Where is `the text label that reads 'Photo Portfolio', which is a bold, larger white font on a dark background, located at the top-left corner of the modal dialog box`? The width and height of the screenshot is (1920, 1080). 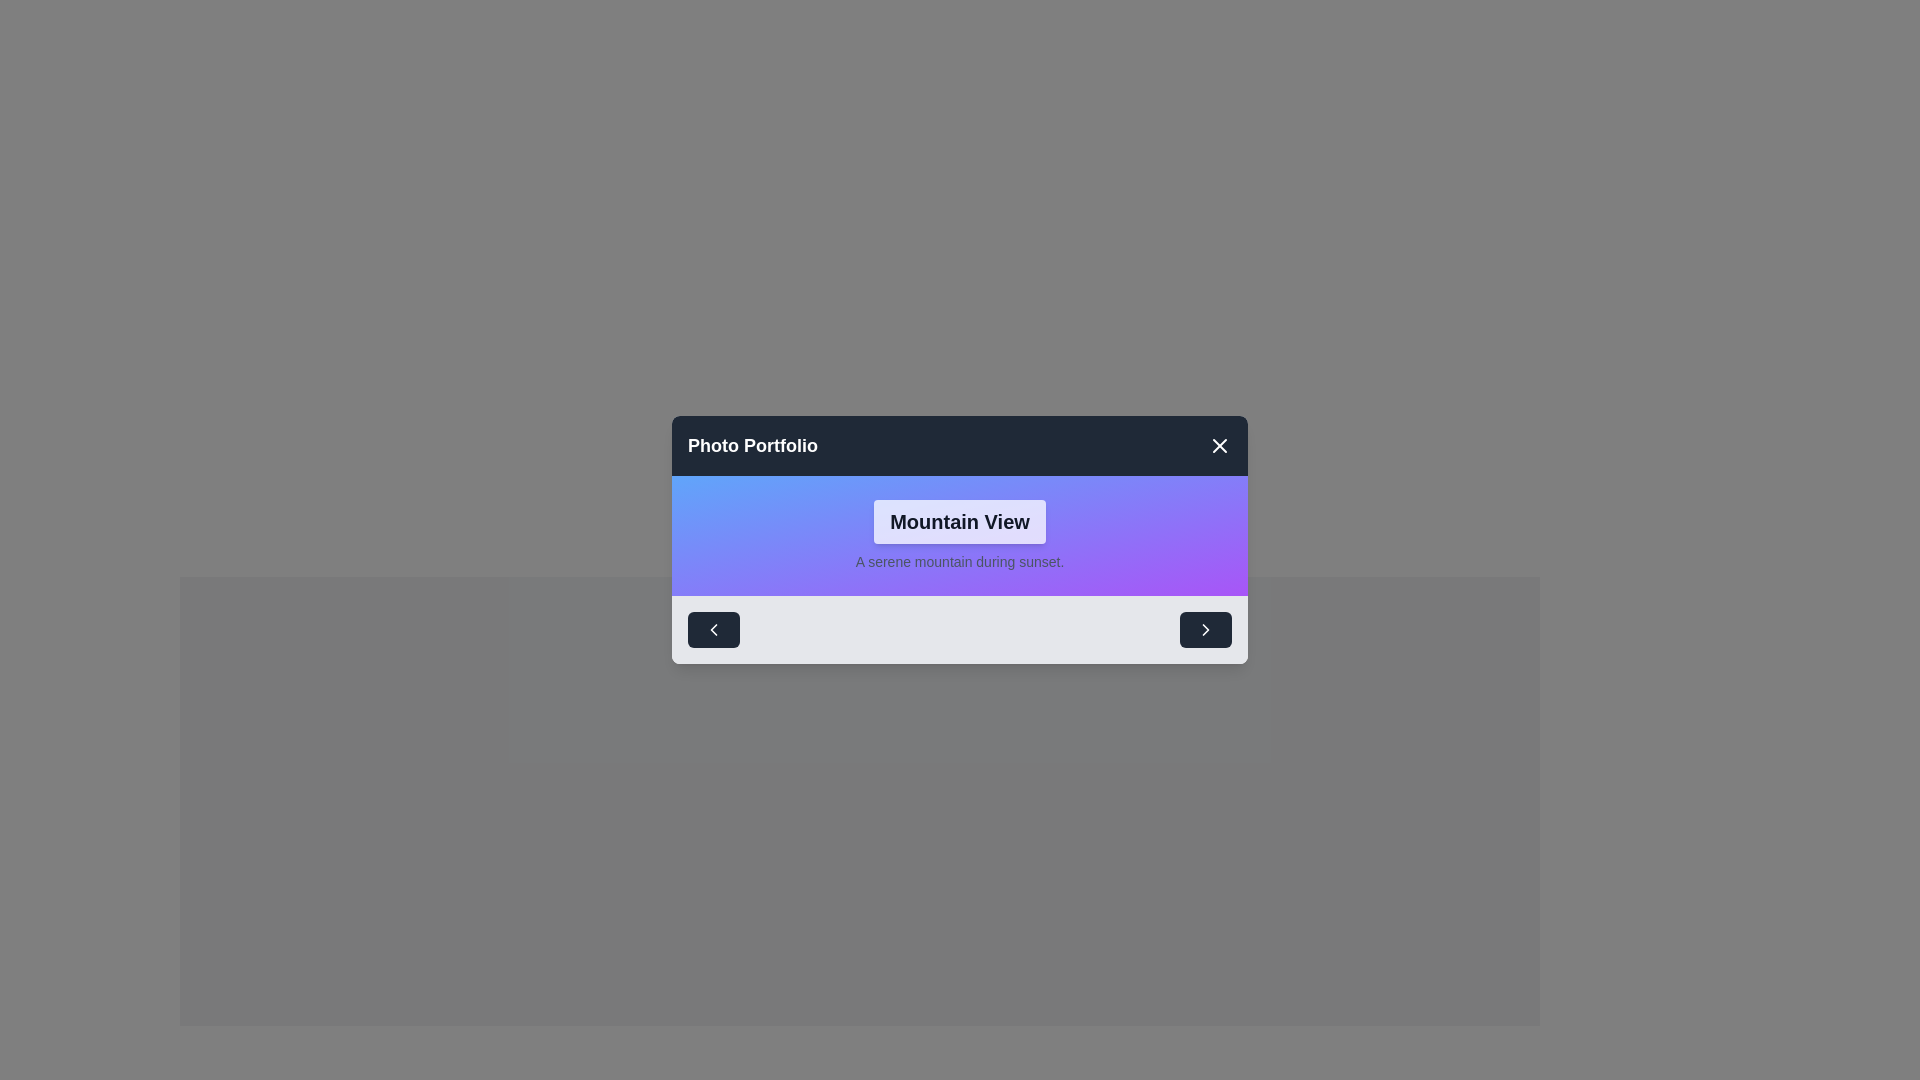
the text label that reads 'Photo Portfolio', which is a bold, larger white font on a dark background, located at the top-left corner of the modal dialog box is located at coordinates (752, 445).